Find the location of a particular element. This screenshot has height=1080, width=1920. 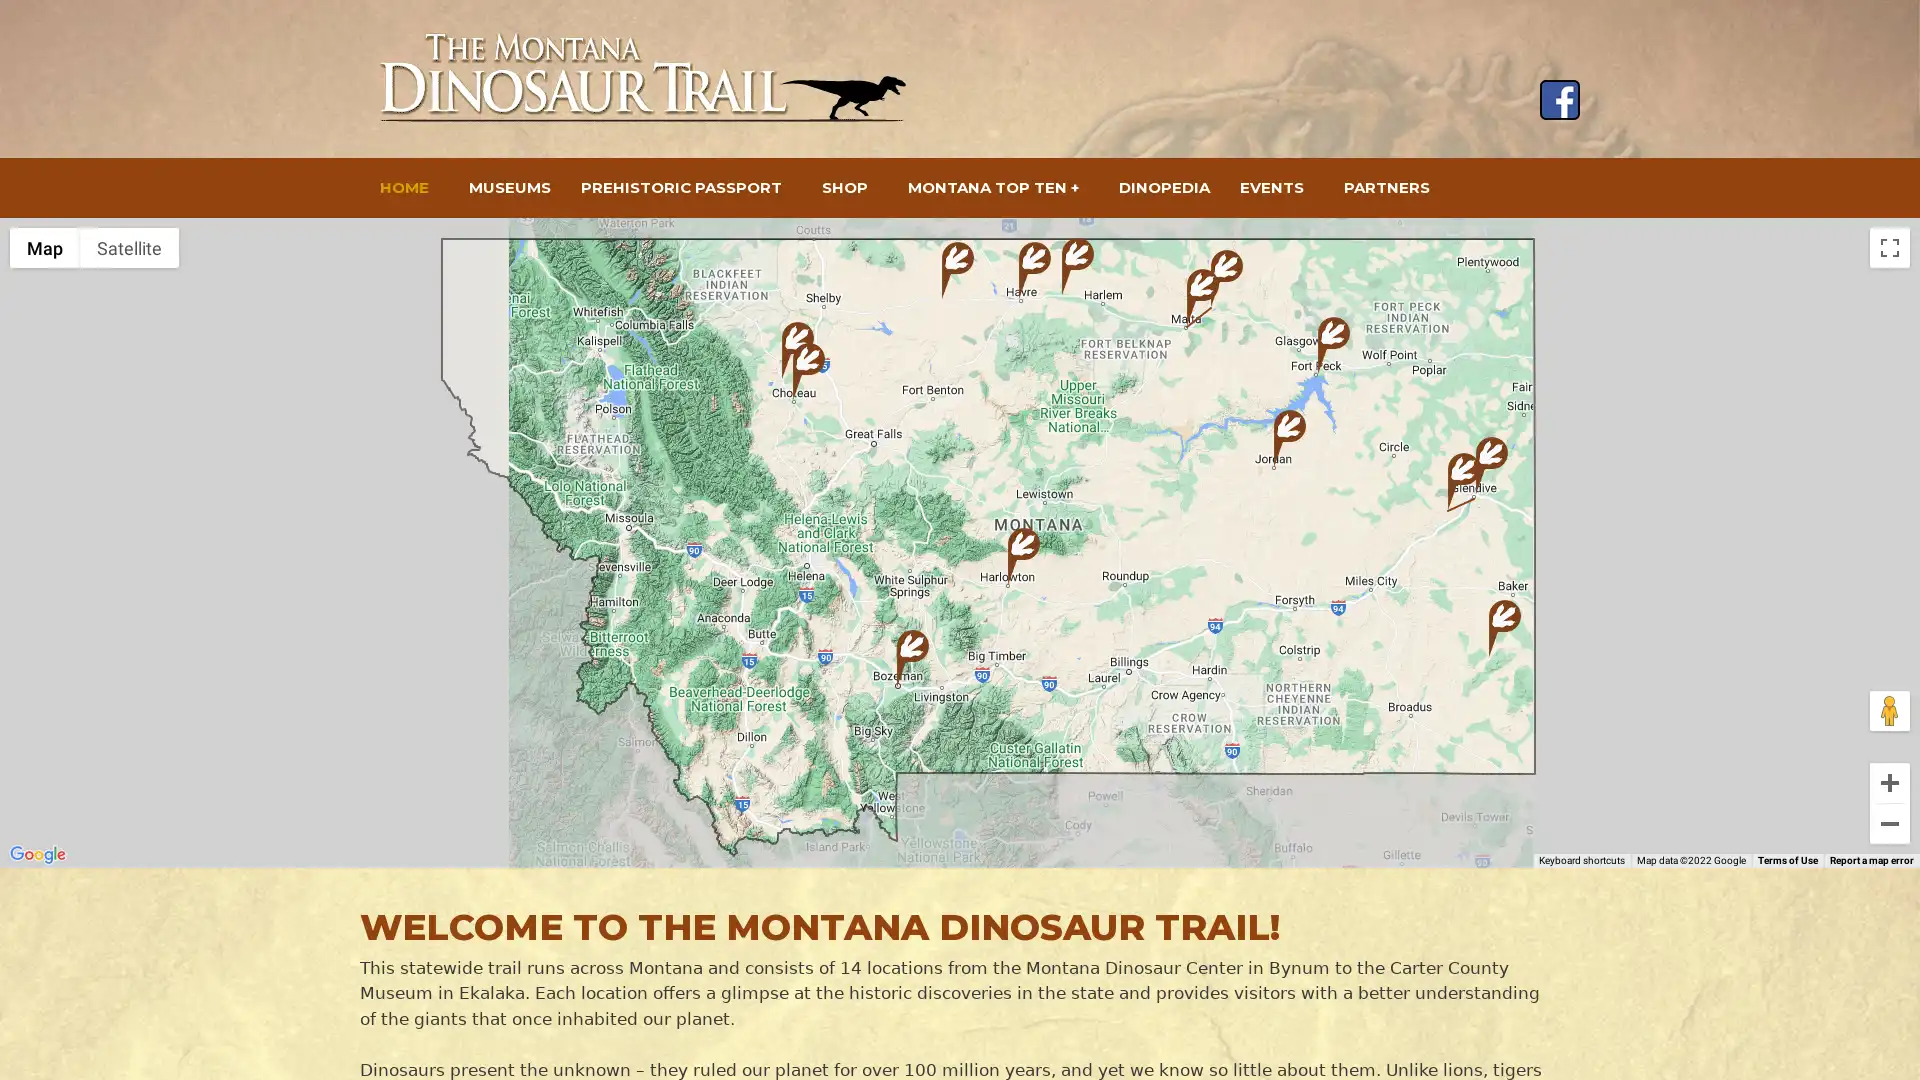

Upper Musselshell Museum is located at coordinates (1023, 556).